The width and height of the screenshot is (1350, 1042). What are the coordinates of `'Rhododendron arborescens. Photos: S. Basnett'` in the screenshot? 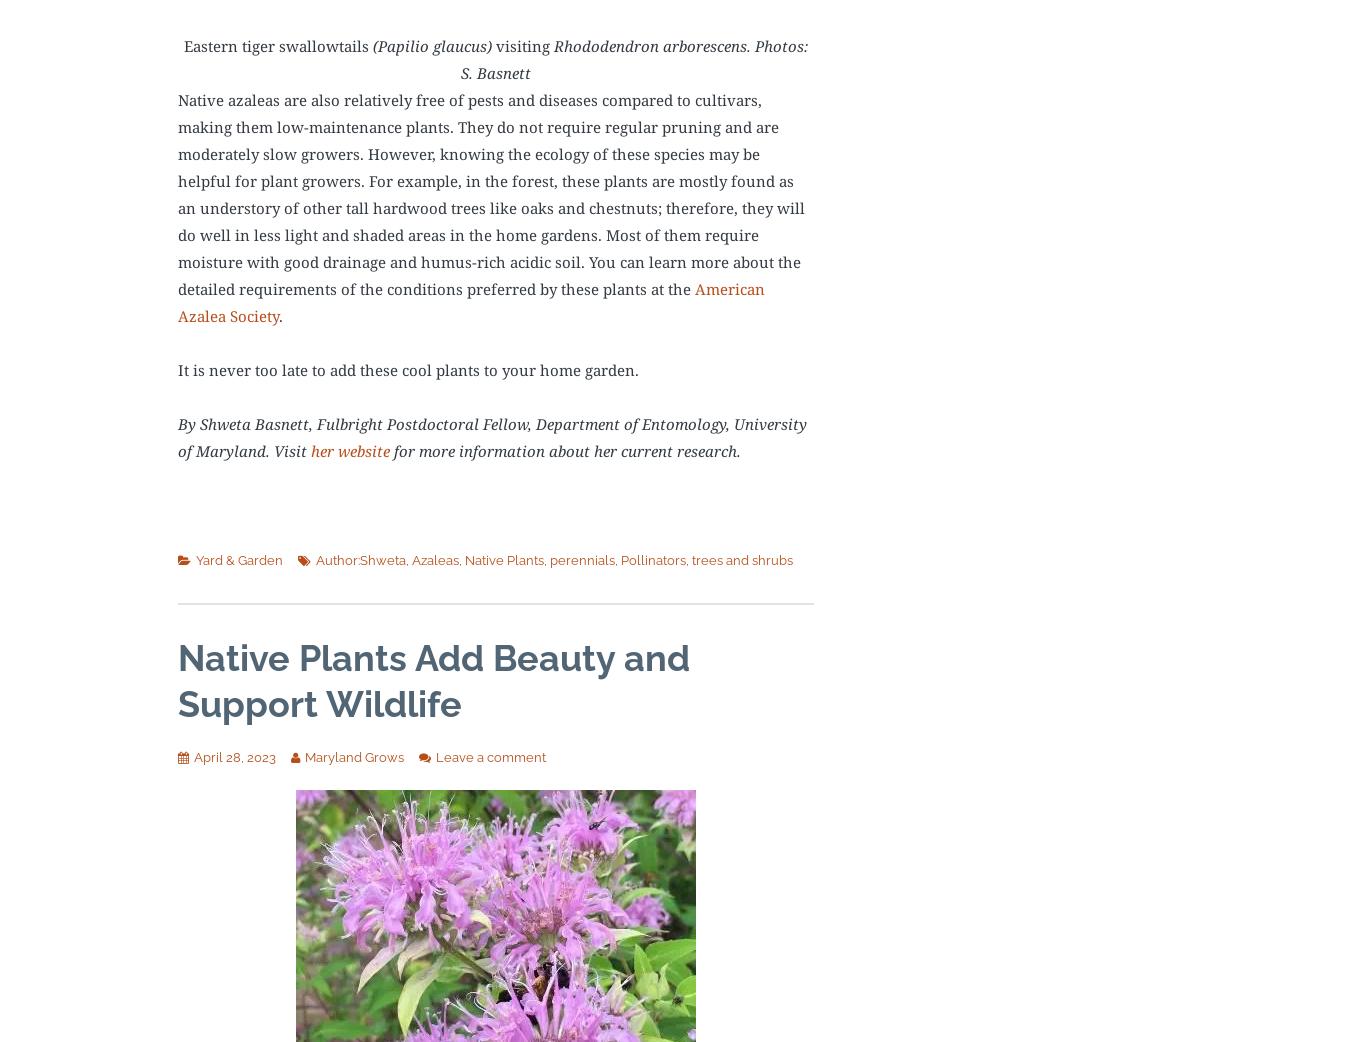 It's located at (633, 58).